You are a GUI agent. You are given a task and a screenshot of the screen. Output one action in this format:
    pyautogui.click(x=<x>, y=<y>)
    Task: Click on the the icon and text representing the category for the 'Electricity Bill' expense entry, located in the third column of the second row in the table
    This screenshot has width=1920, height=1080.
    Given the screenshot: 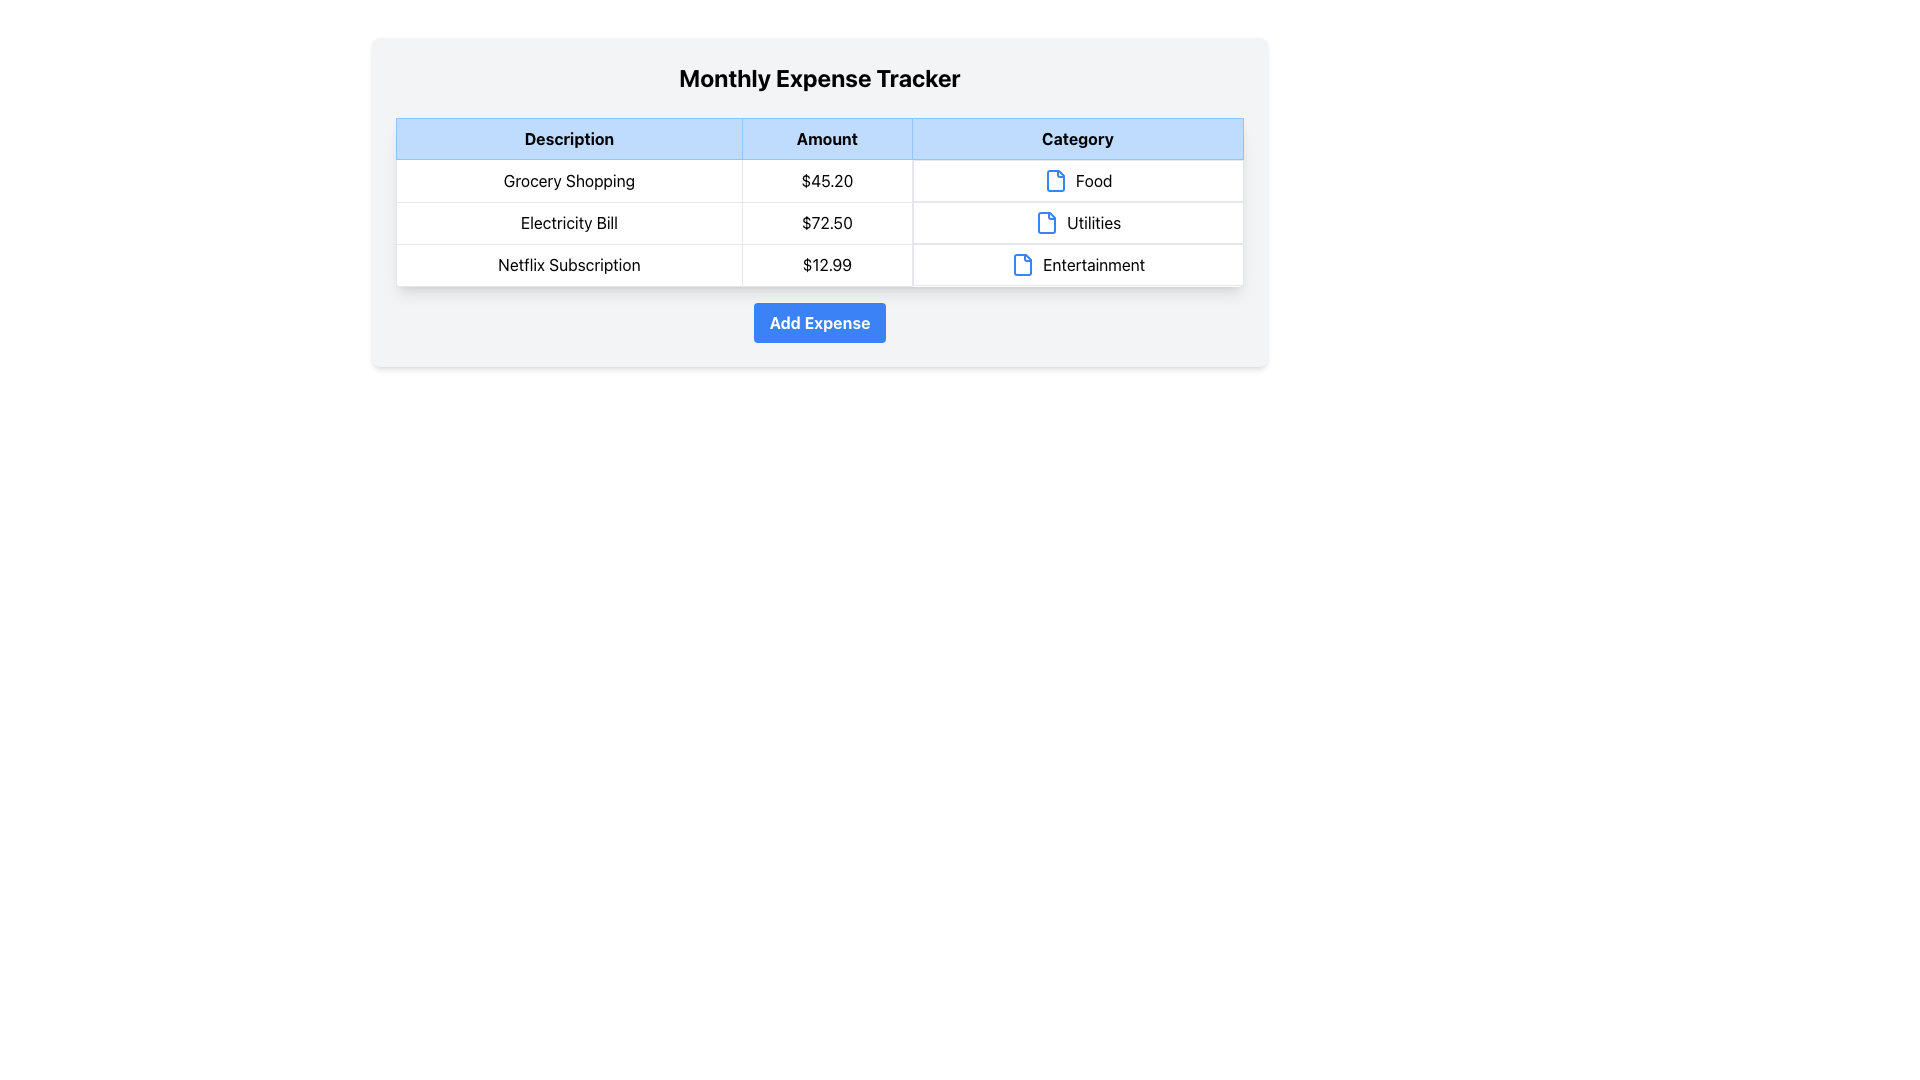 What is the action you would take?
    pyautogui.click(x=1077, y=223)
    